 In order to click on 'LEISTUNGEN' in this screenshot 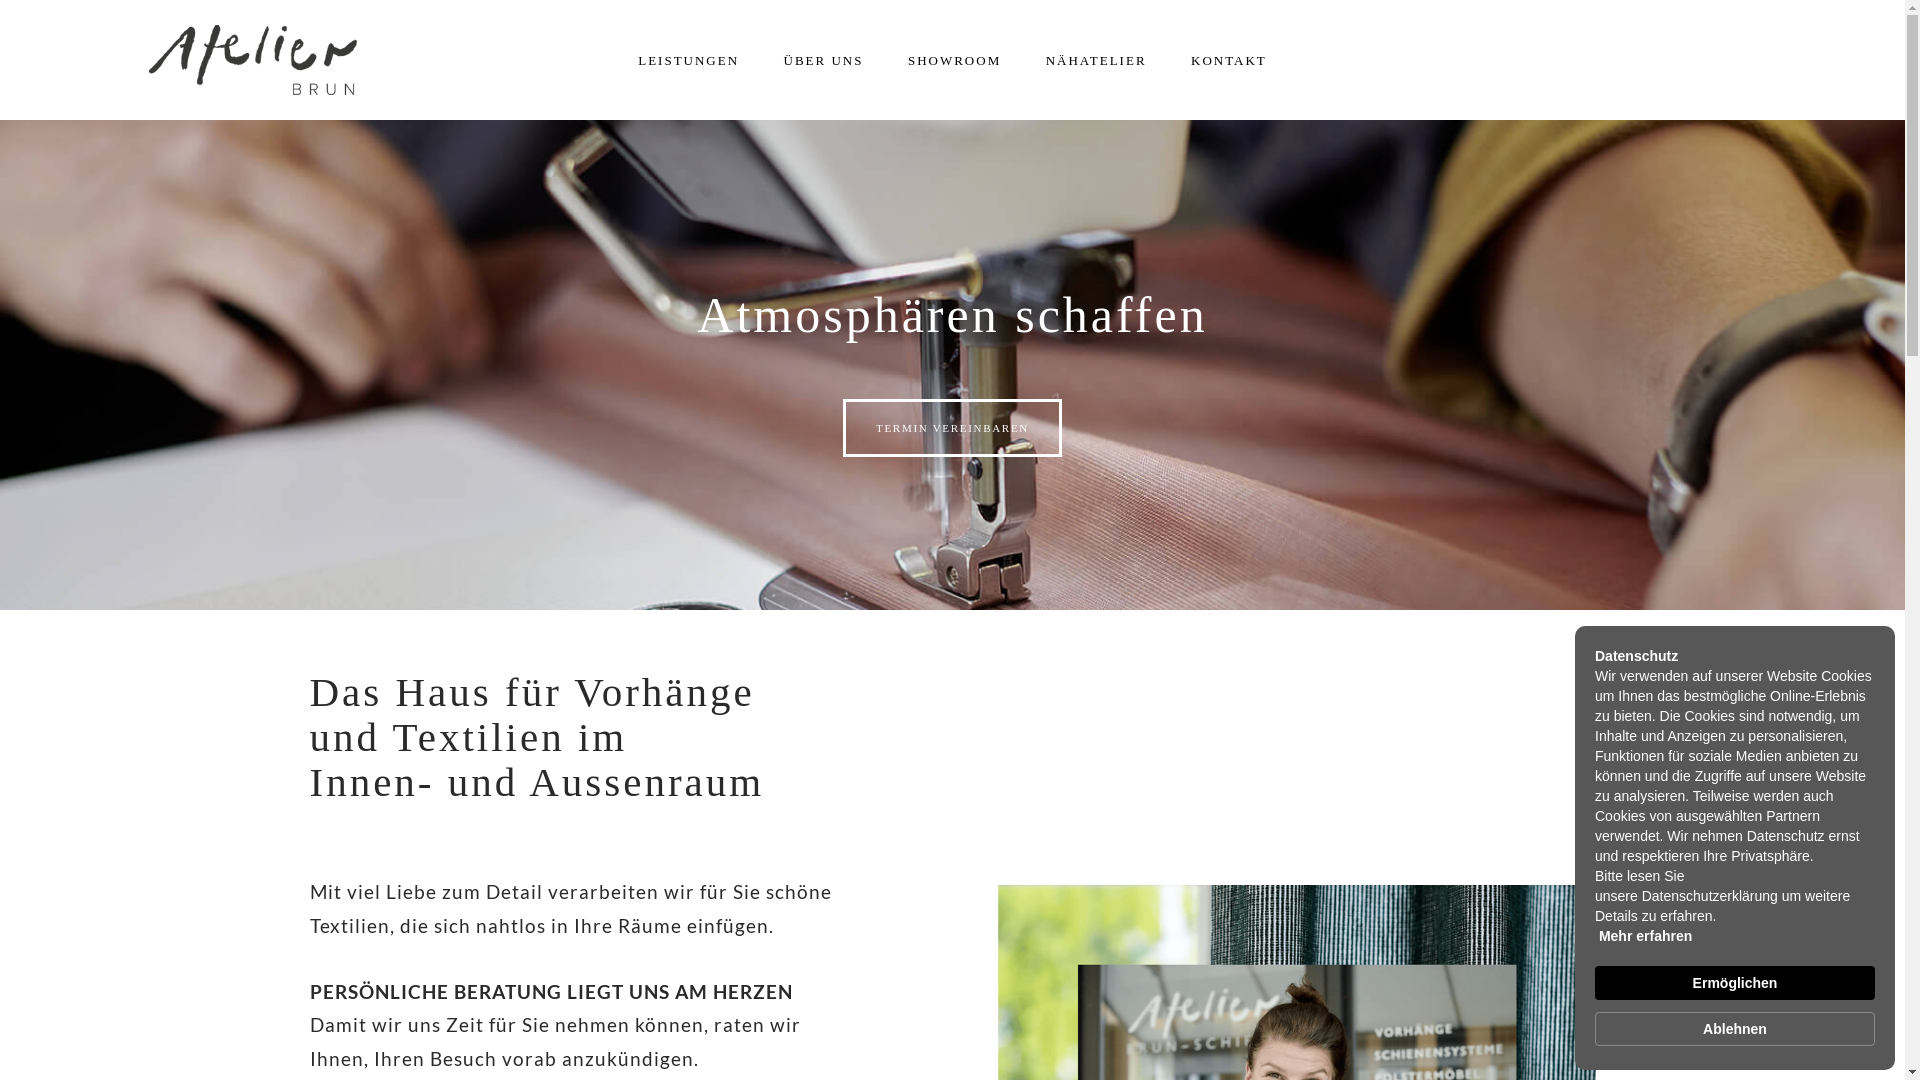, I will do `click(688, 59)`.